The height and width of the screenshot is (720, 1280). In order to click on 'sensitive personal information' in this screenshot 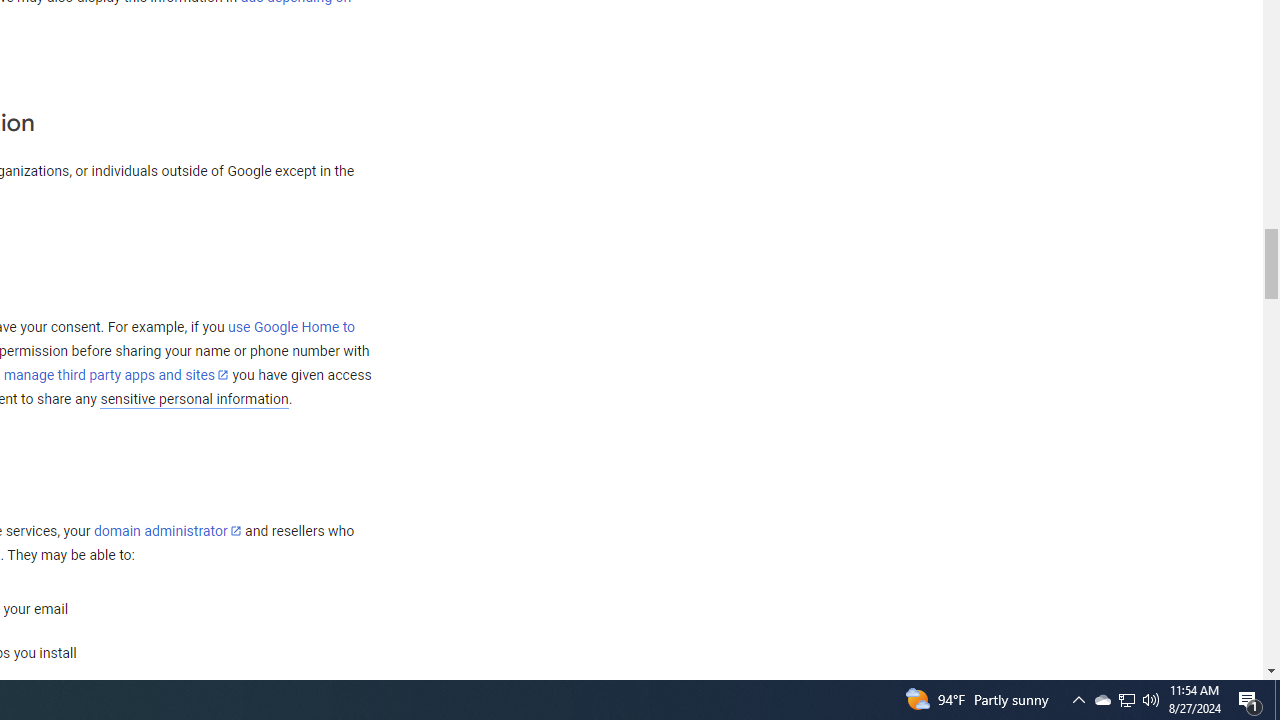, I will do `click(194, 399)`.